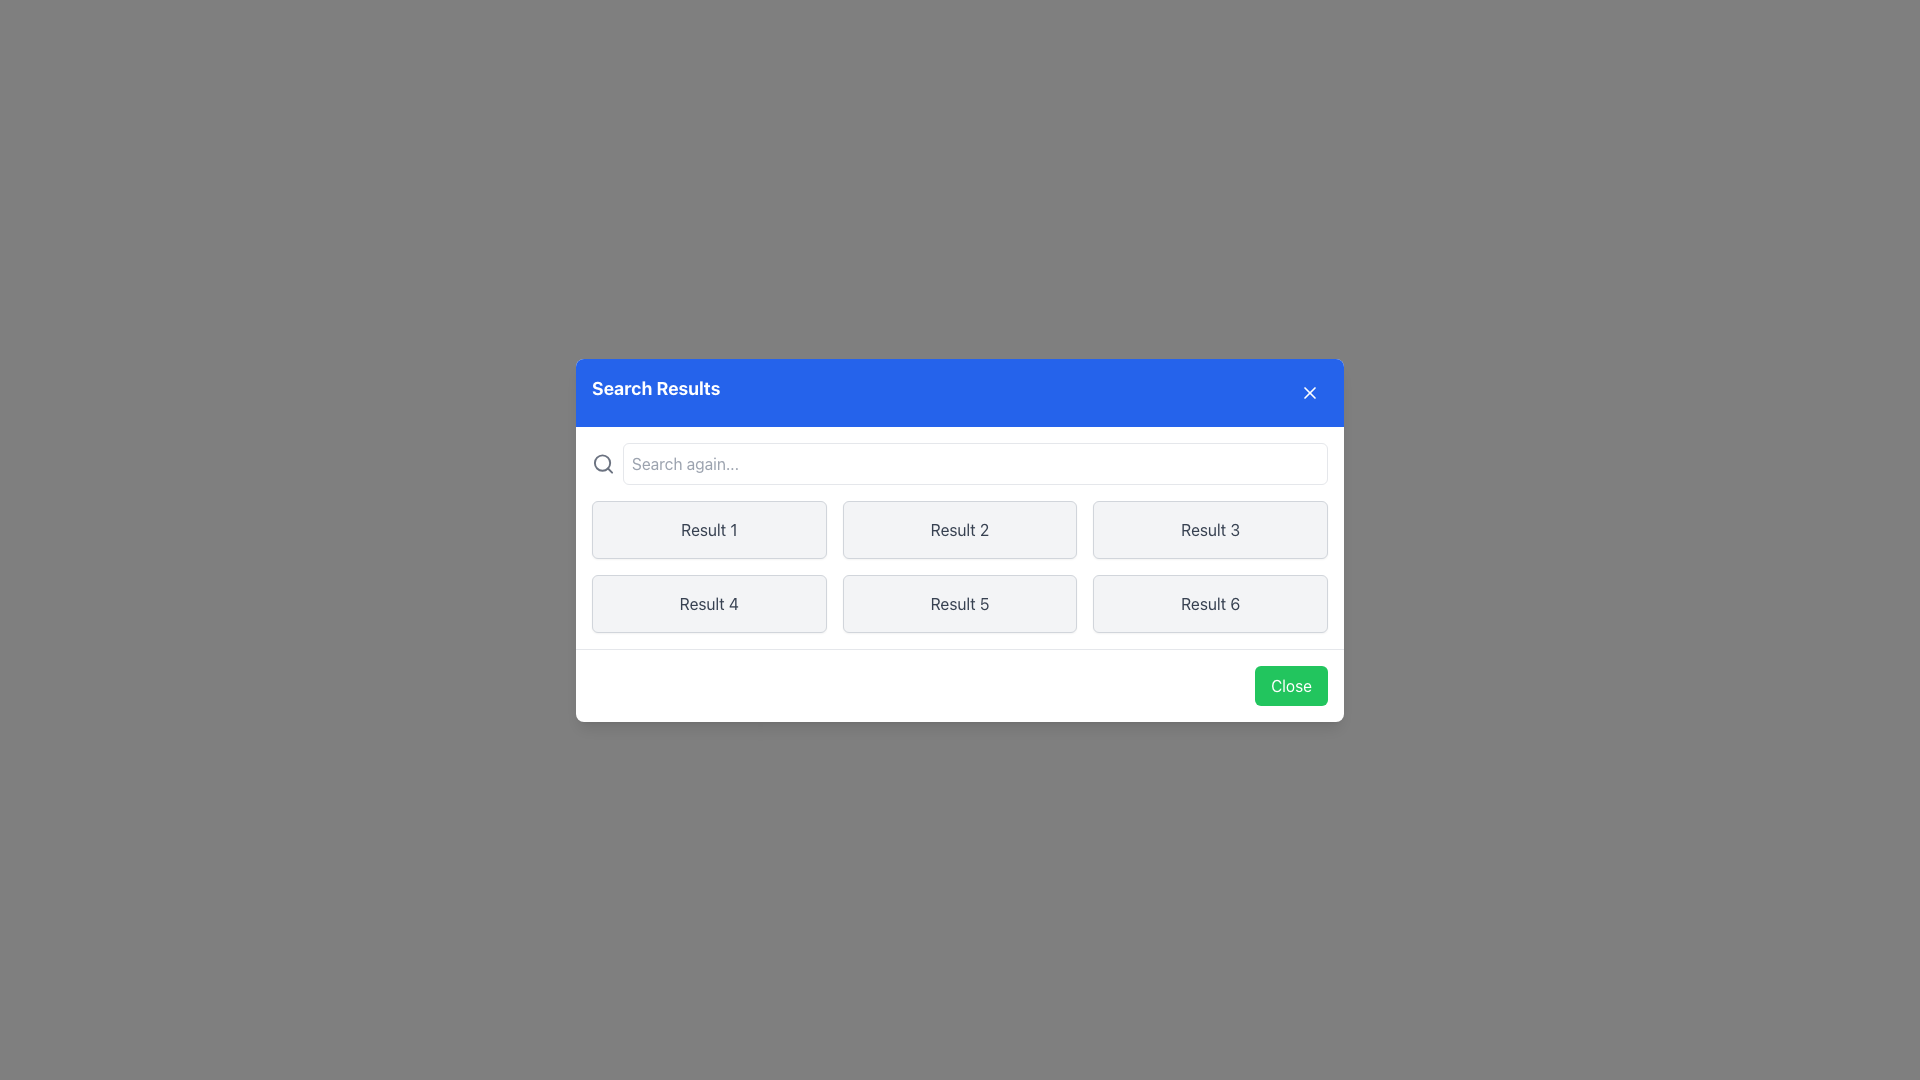 The width and height of the screenshot is (1920, 1080). Describe the element at coordinates (1291, 684) in the screenshot. I see `the green 'Close' button located in the bottom-right corner of the modal` at that location.